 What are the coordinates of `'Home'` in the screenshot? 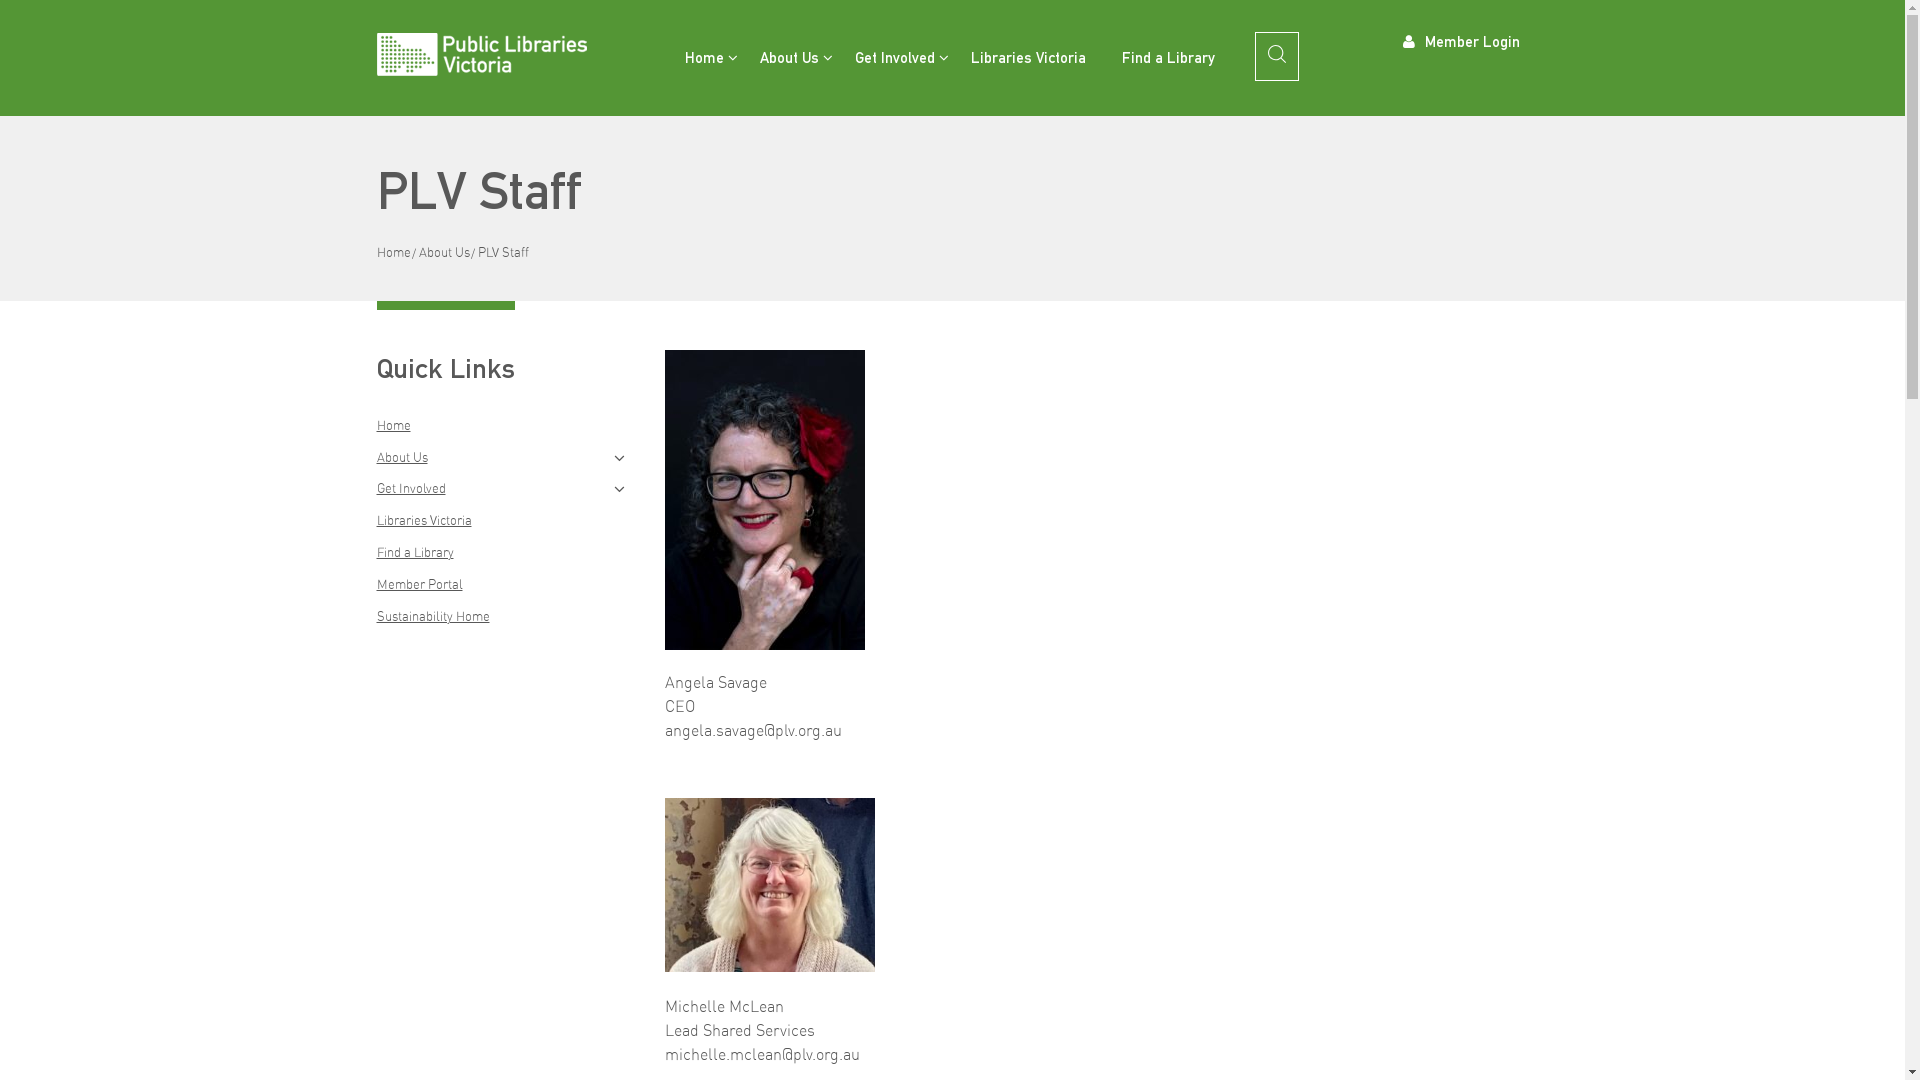 It's located at (393, 423).